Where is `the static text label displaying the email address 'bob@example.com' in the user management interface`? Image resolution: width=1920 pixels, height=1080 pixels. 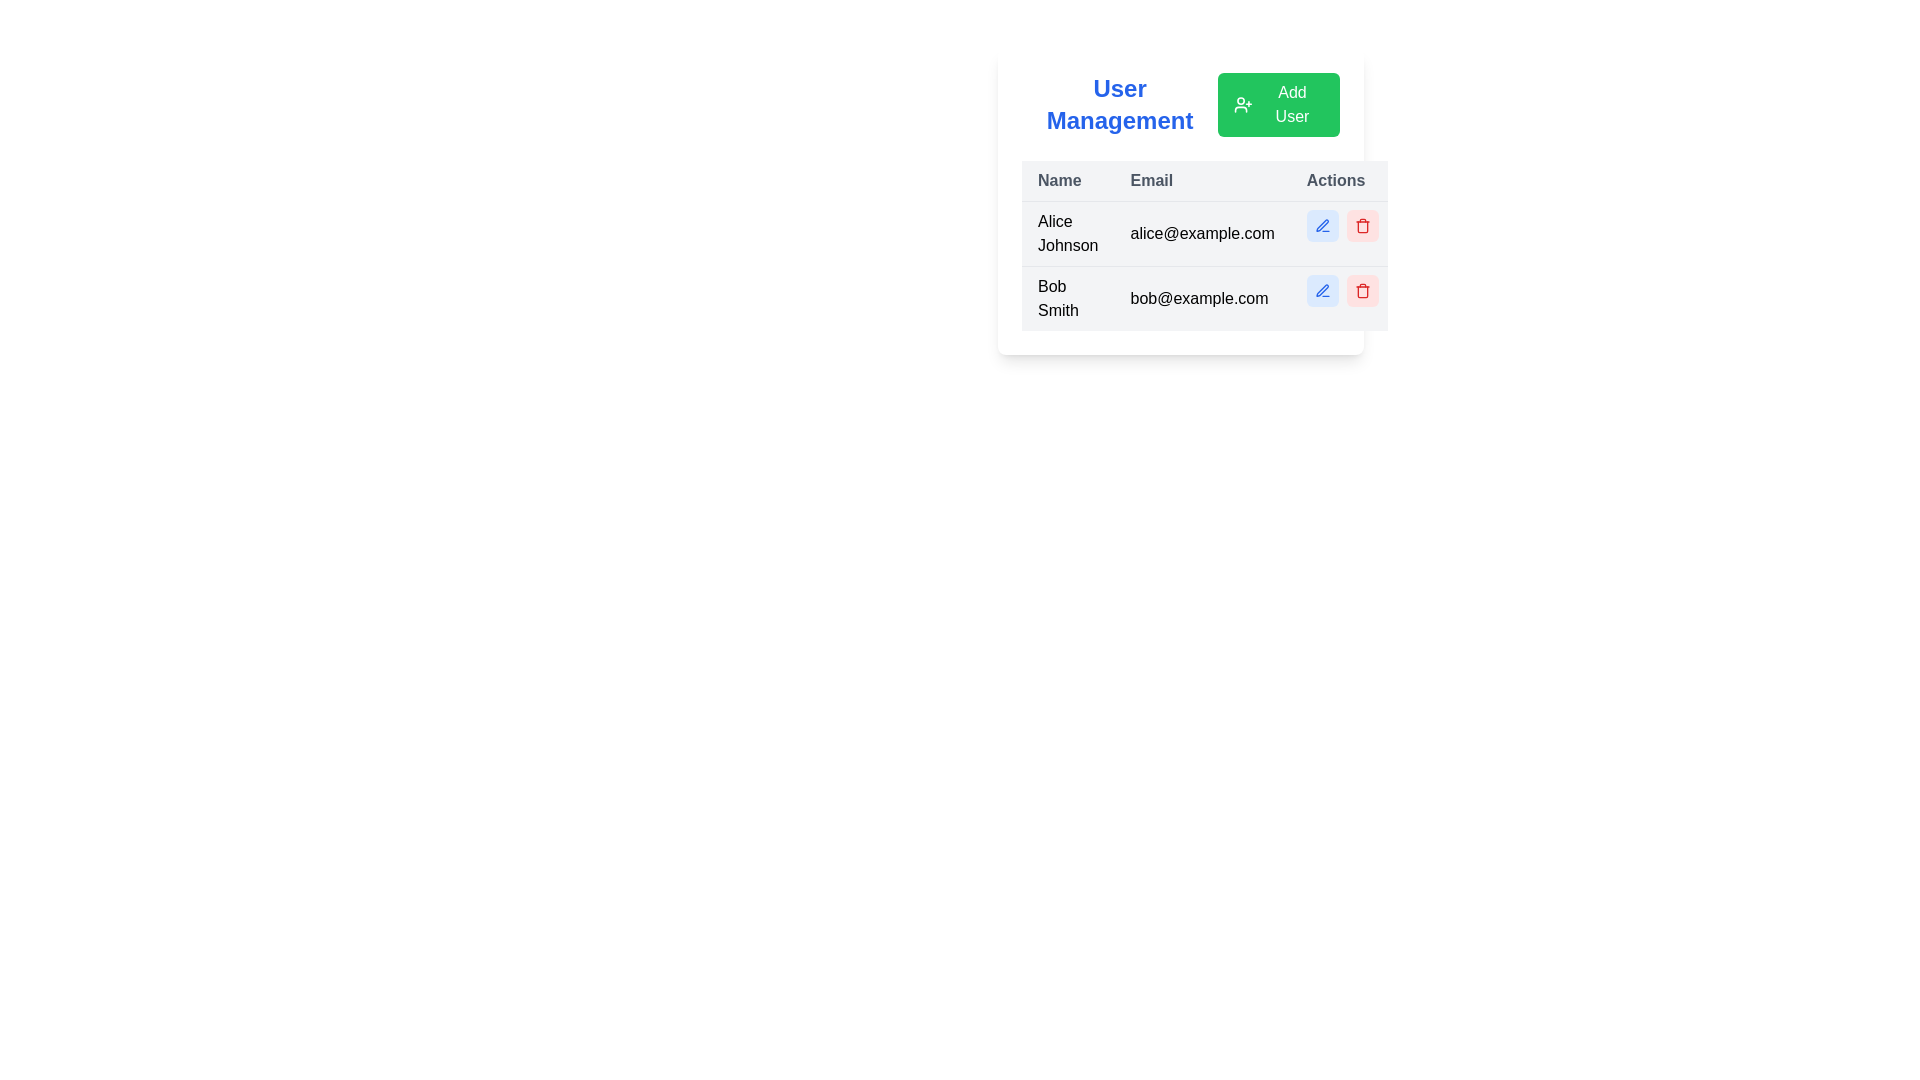
the static text label displaying the email address 'bob@example.com' in the user management interface is located at coordinates (1201, 298).